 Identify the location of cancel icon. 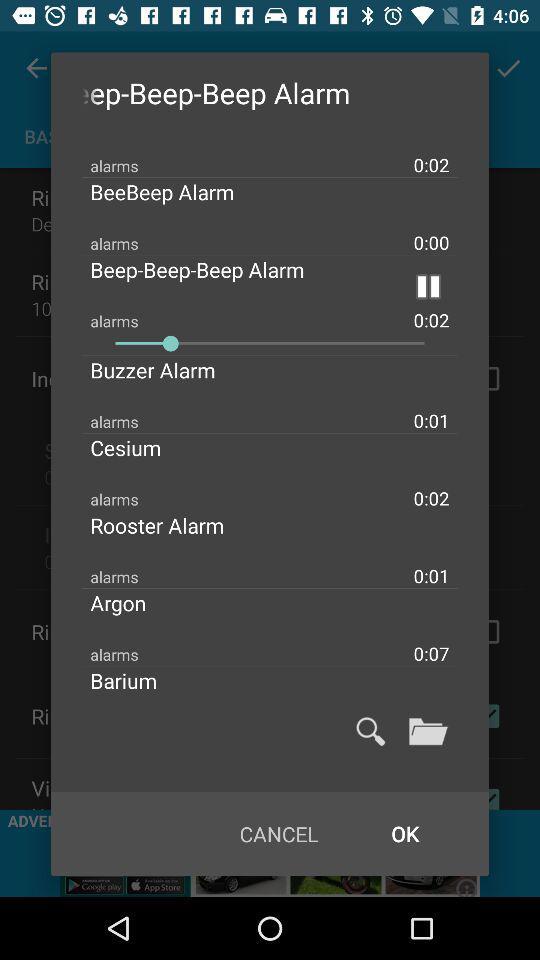
(278, 834).